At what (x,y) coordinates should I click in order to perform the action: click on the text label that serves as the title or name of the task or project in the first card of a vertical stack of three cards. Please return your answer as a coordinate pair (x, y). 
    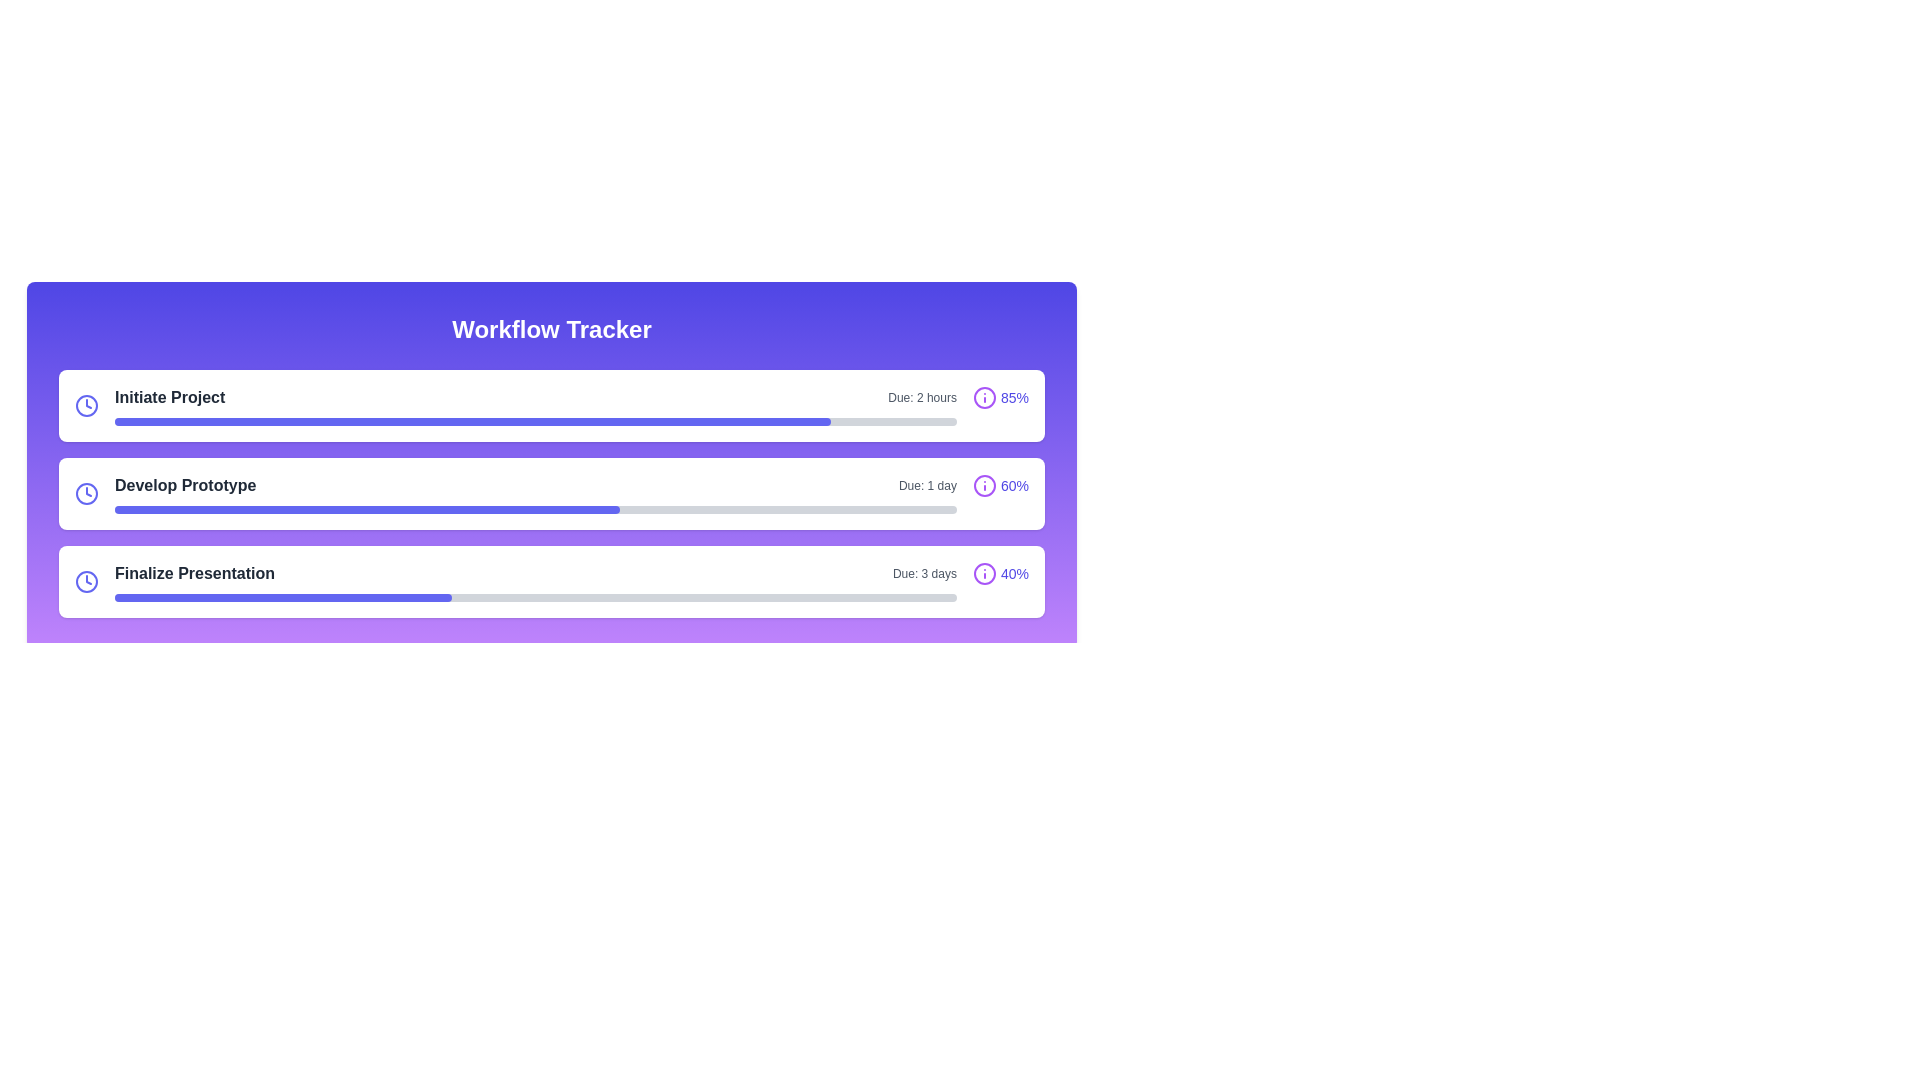
    Looking at the image, I should click on (170, 397).